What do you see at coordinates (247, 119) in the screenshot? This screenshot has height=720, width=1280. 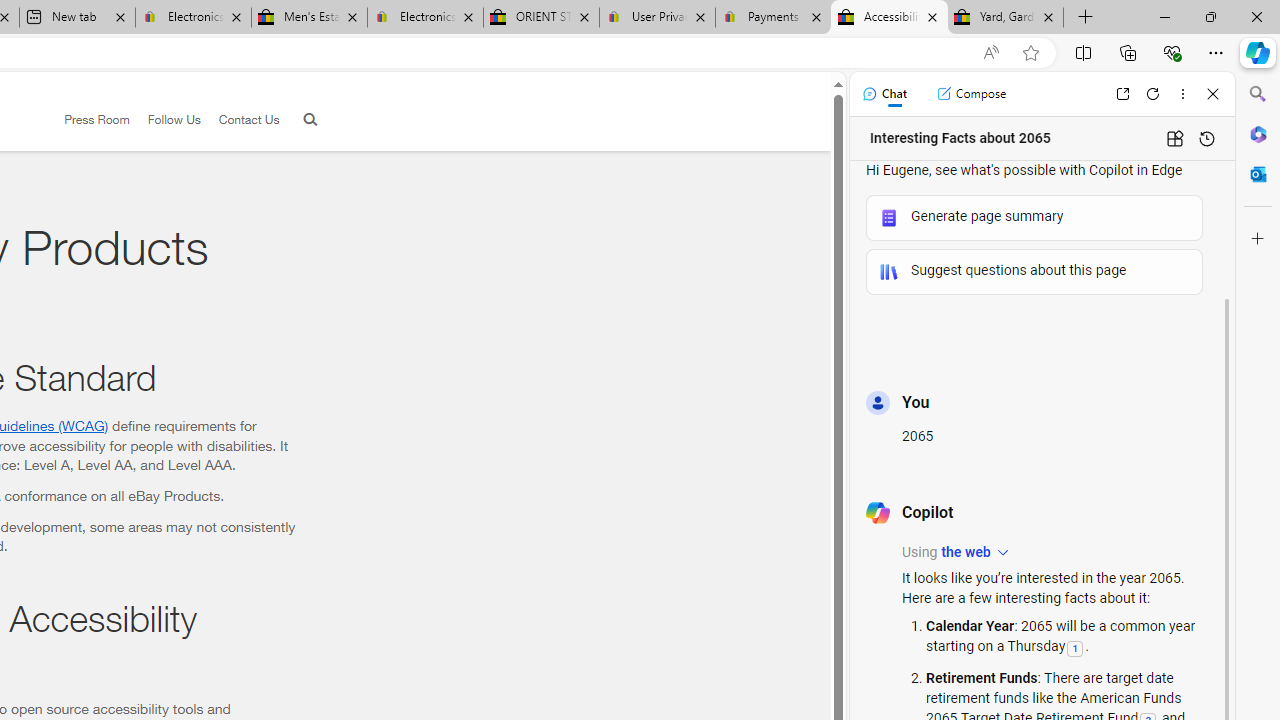 I see `'Contact Us'` at bounding box center [247, 119].